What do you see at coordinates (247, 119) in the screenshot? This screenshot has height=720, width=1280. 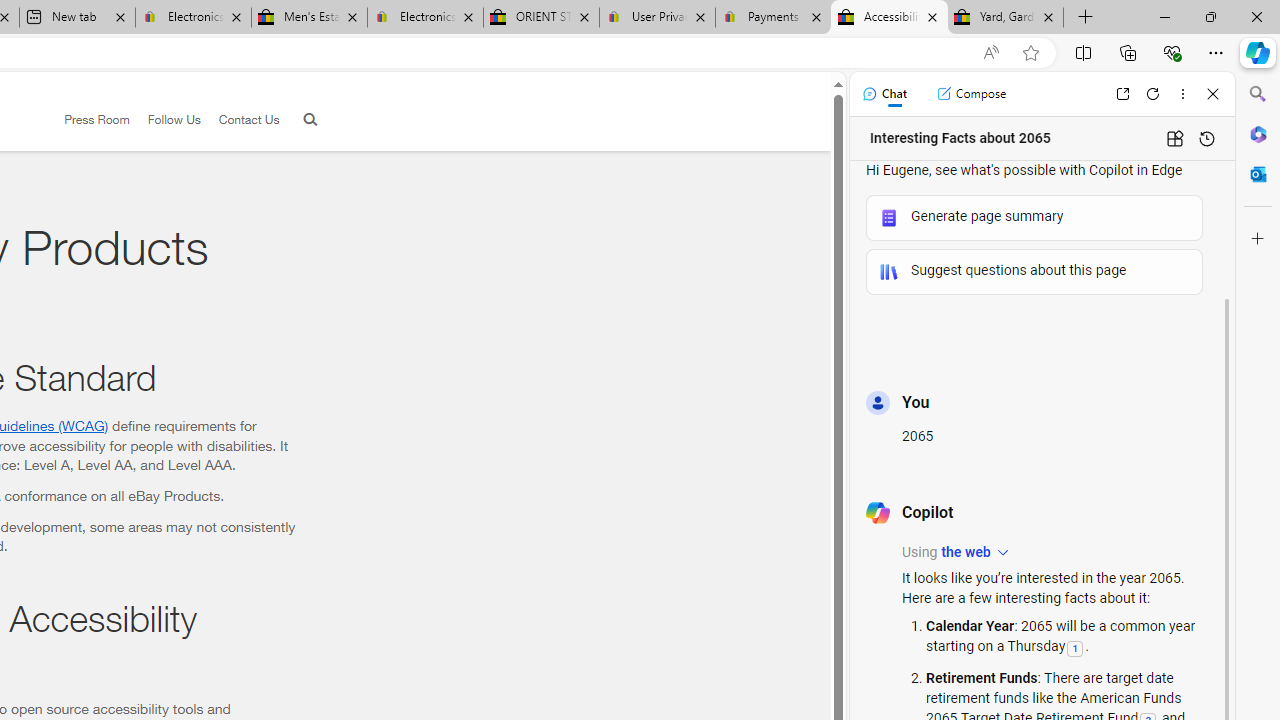 I see `'Contact Us'` at bounding box center [247, 119].